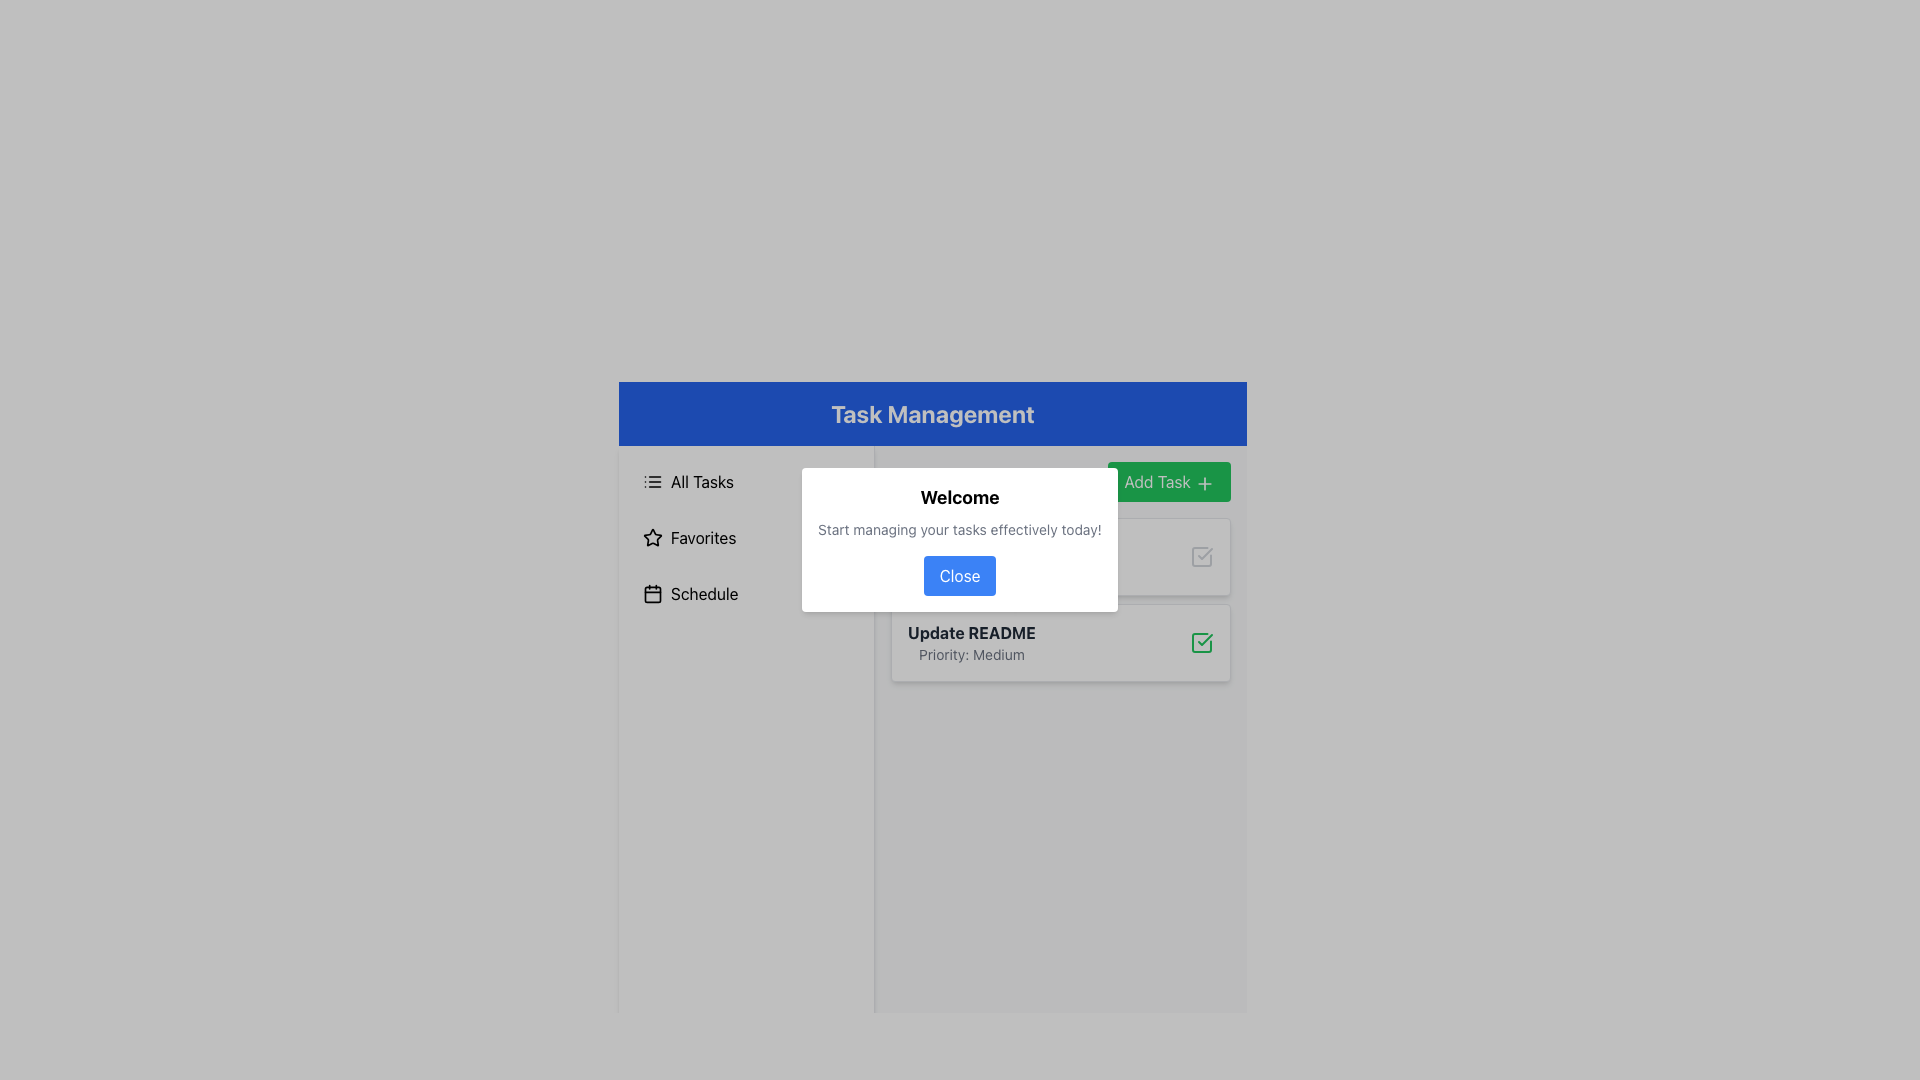 This screenshot has height=1080, width=1920. Describe the element at coordinates (971, 655) in the screenshot. I see `the text label displaying the priority level 'Medium' for the task 'Update README', which is located below the task name in the task listing section of the interface` at that location.